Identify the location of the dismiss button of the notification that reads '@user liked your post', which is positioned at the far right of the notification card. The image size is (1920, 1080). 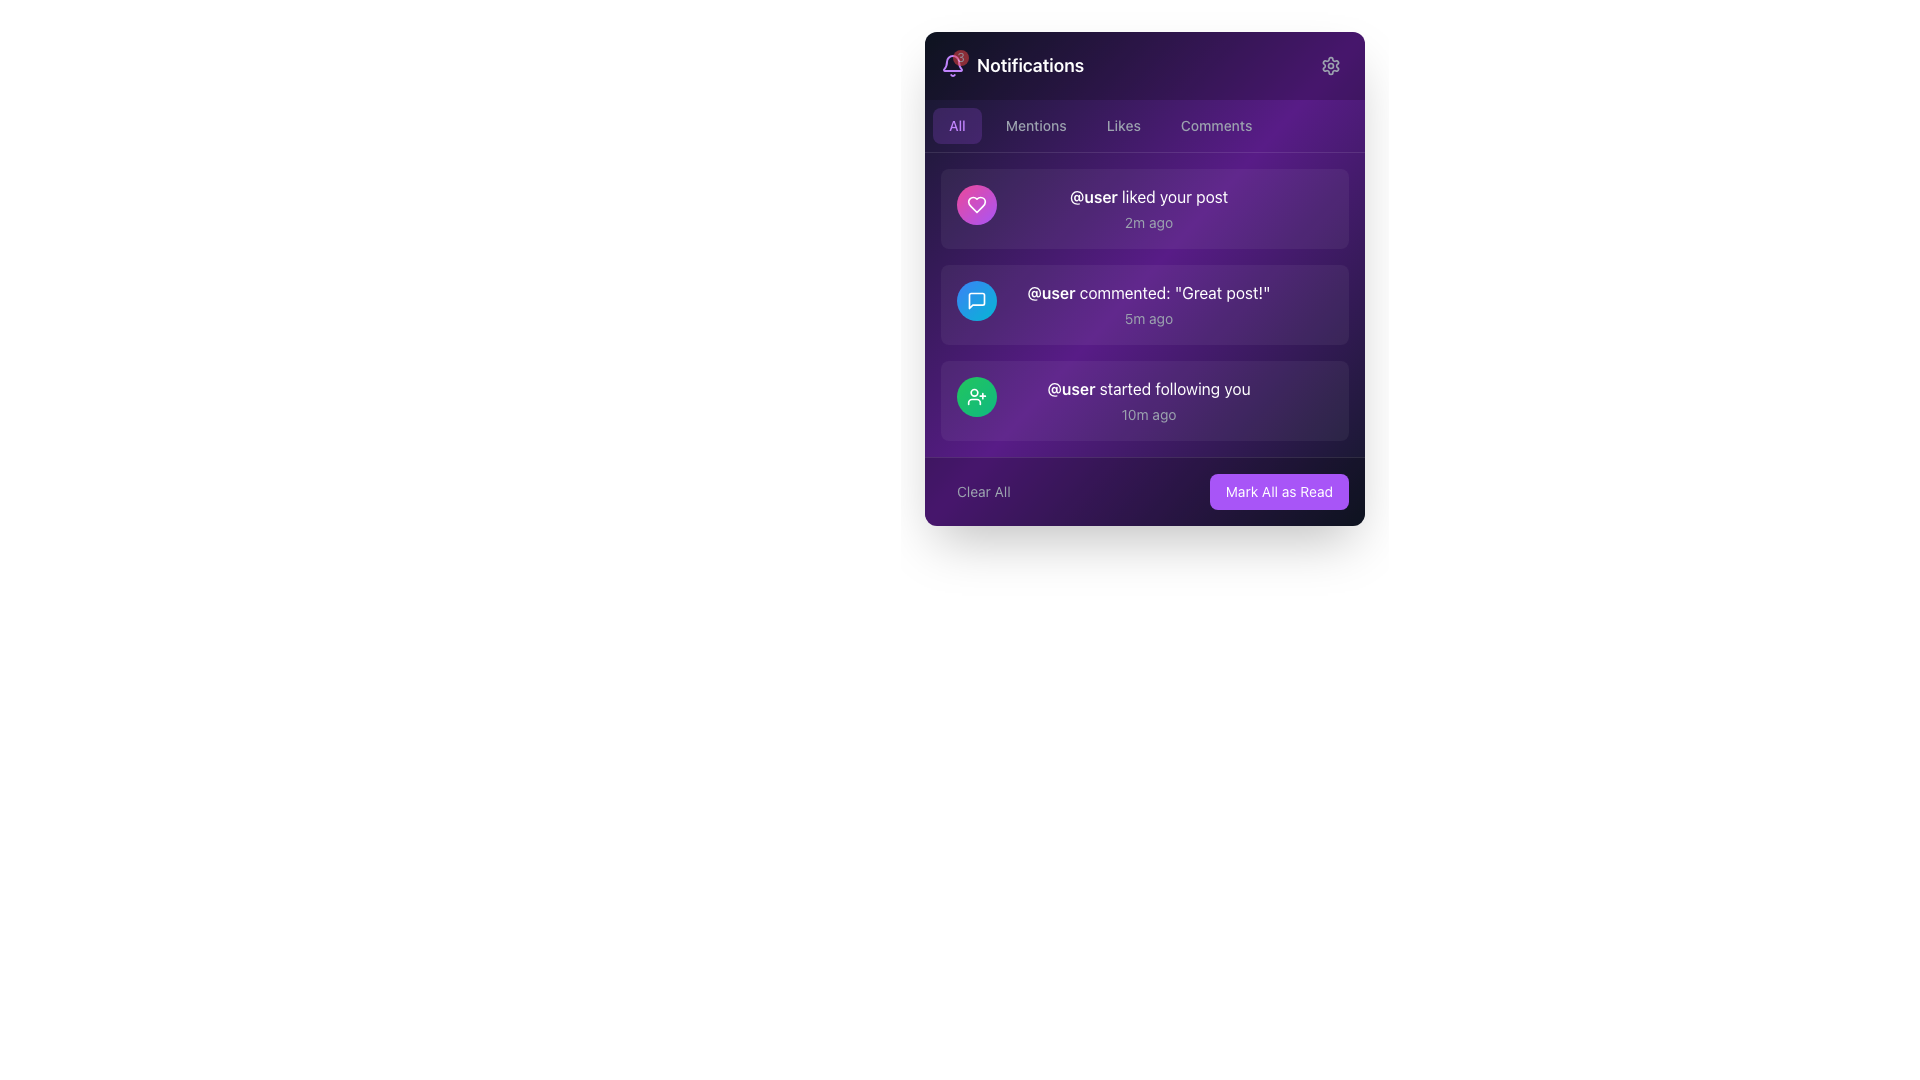
(1316, 200).